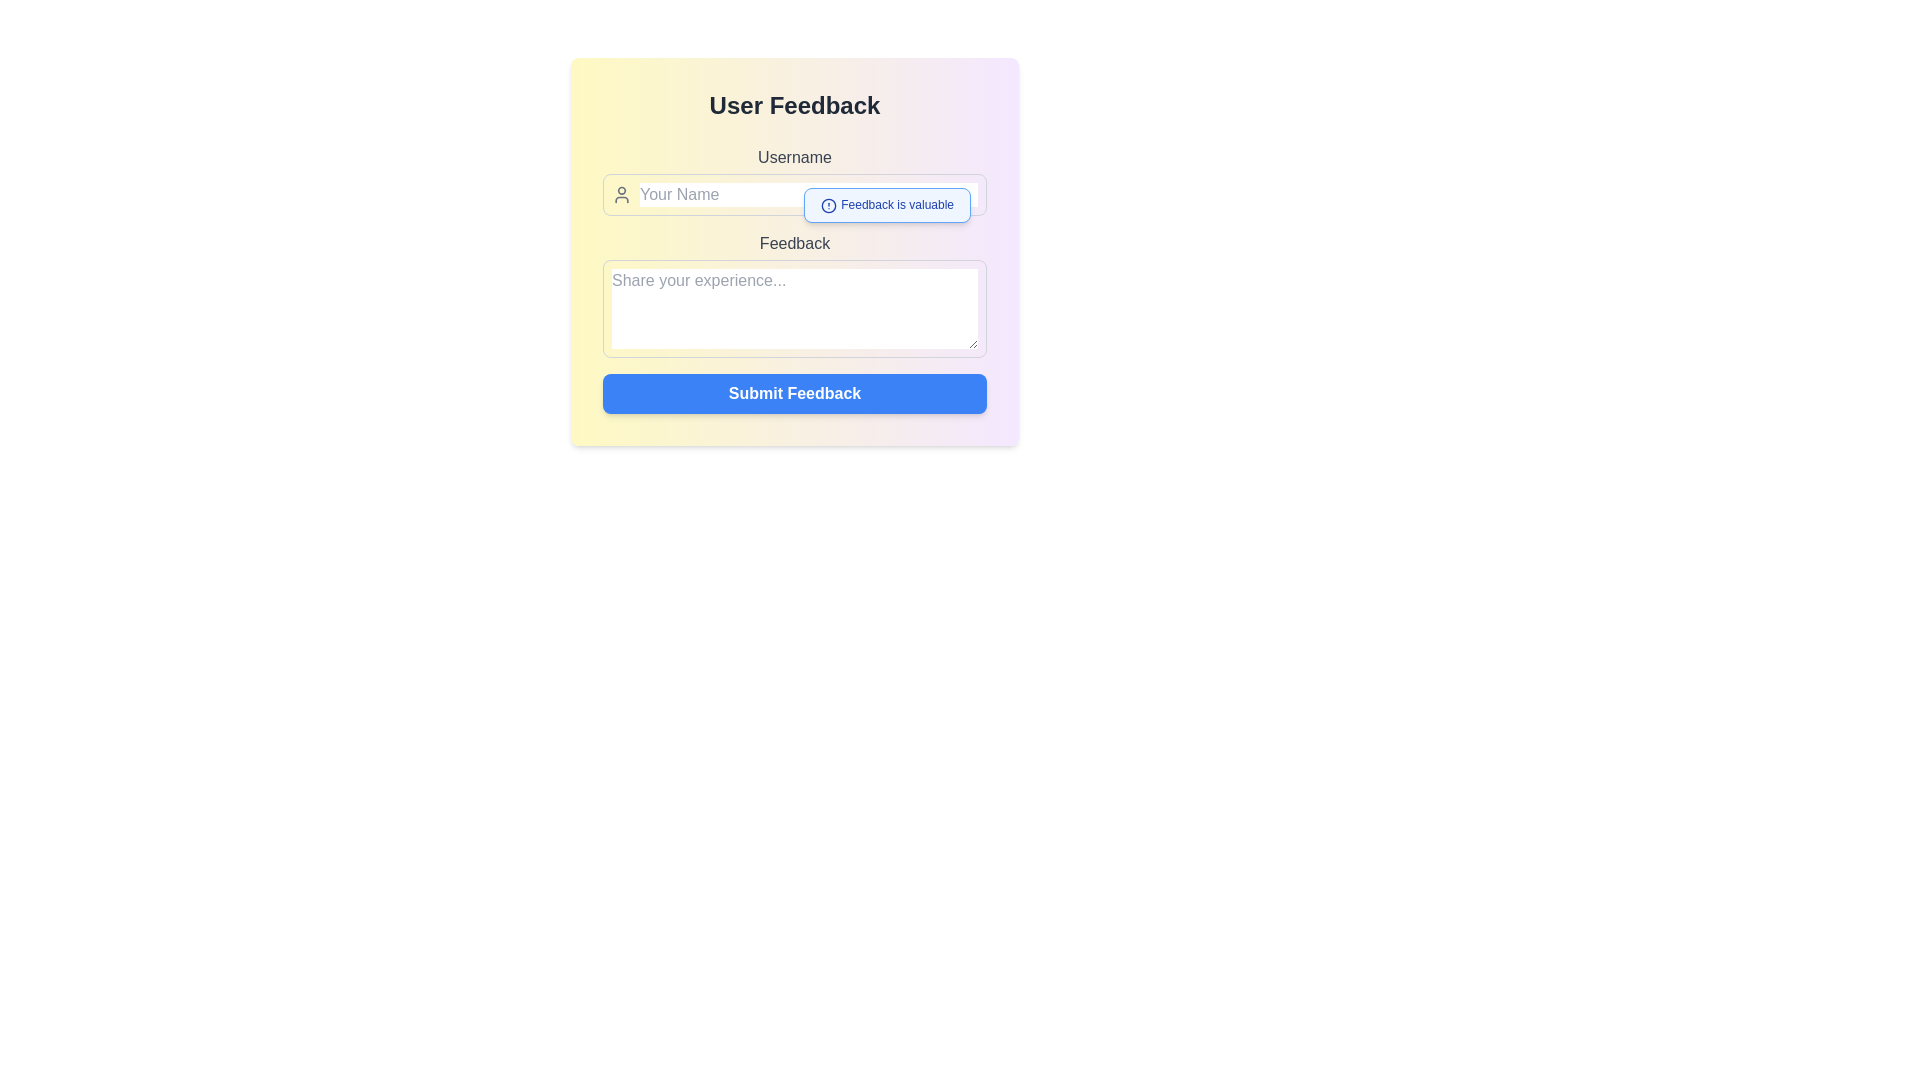 This screenshot has width=1920, height=1080. What do you see at coordinates (621, 195) in the screenshot?
I see `the user profile icon located in the top-left corner of the input field group, adjacent to the 'Your Name' text input placeholder` at bounding box center [621, 195].